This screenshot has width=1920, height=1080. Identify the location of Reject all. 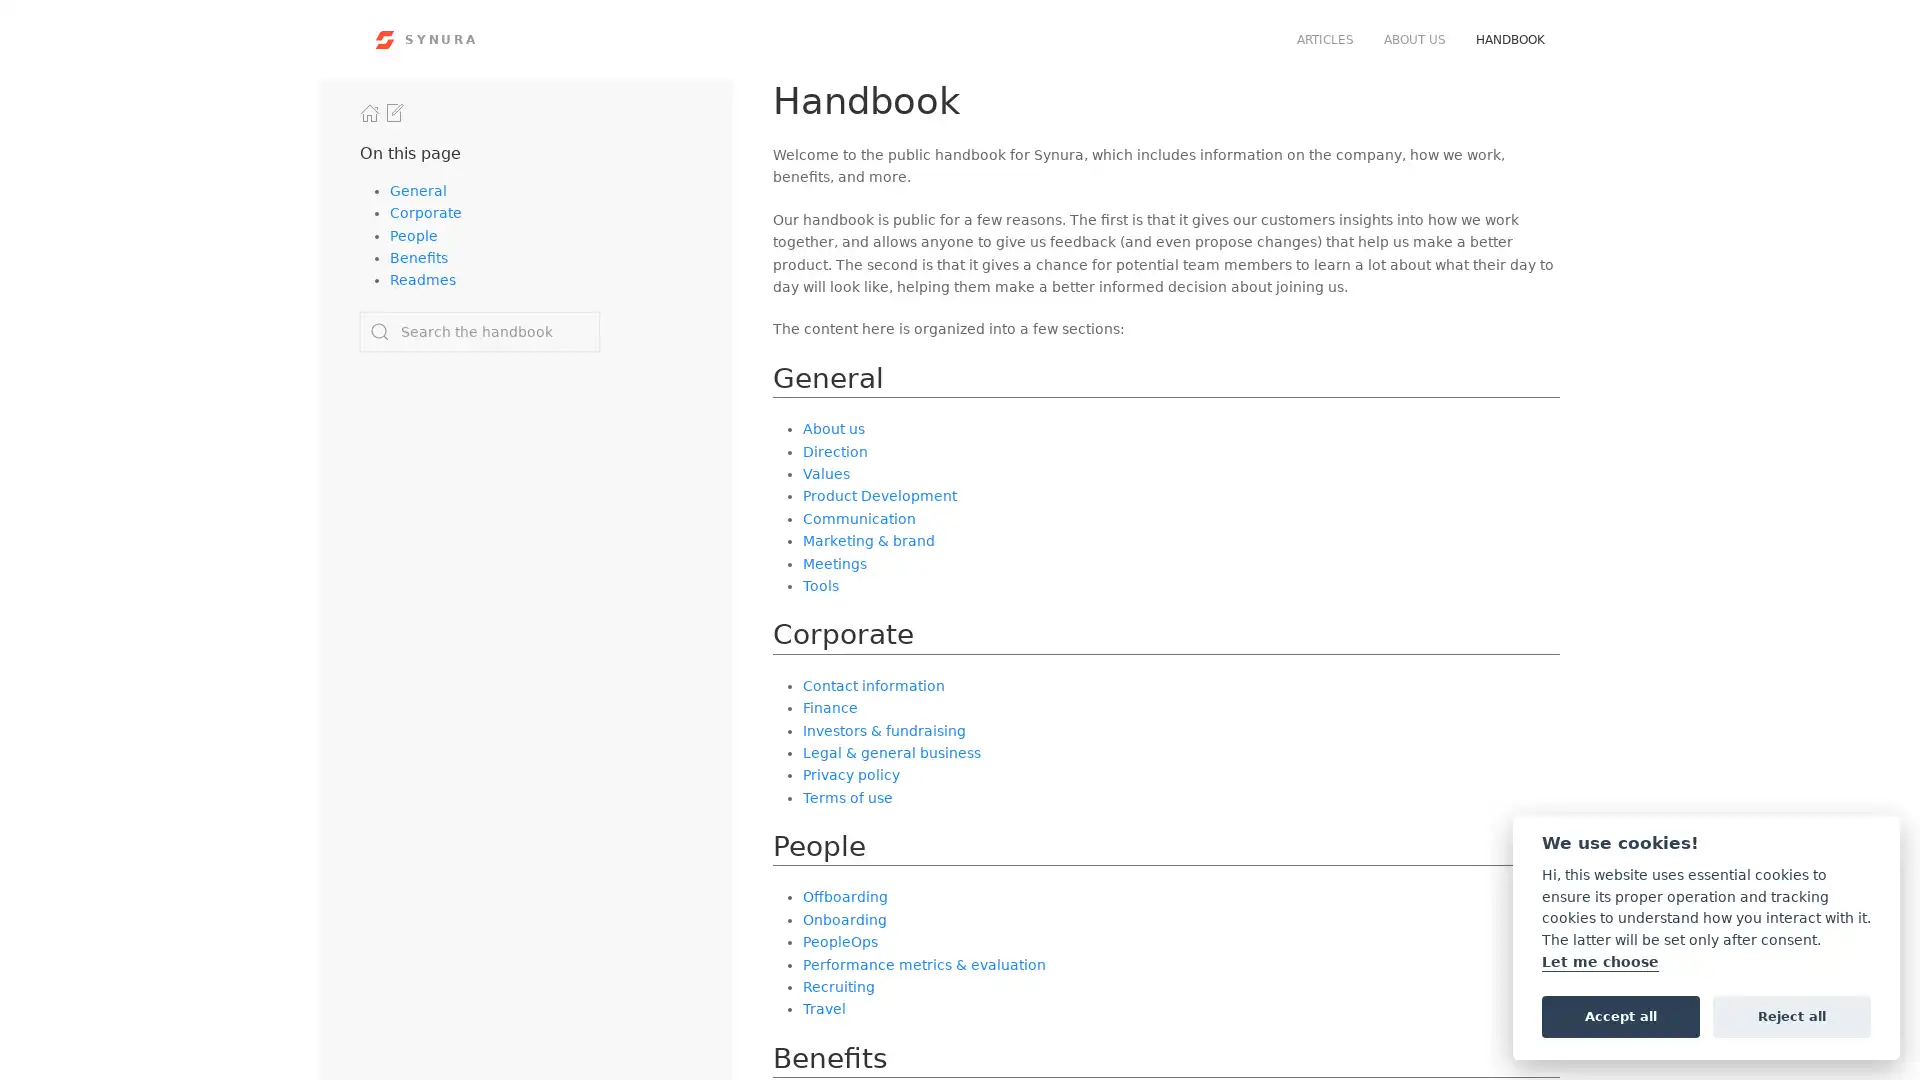
(1791, 1015).